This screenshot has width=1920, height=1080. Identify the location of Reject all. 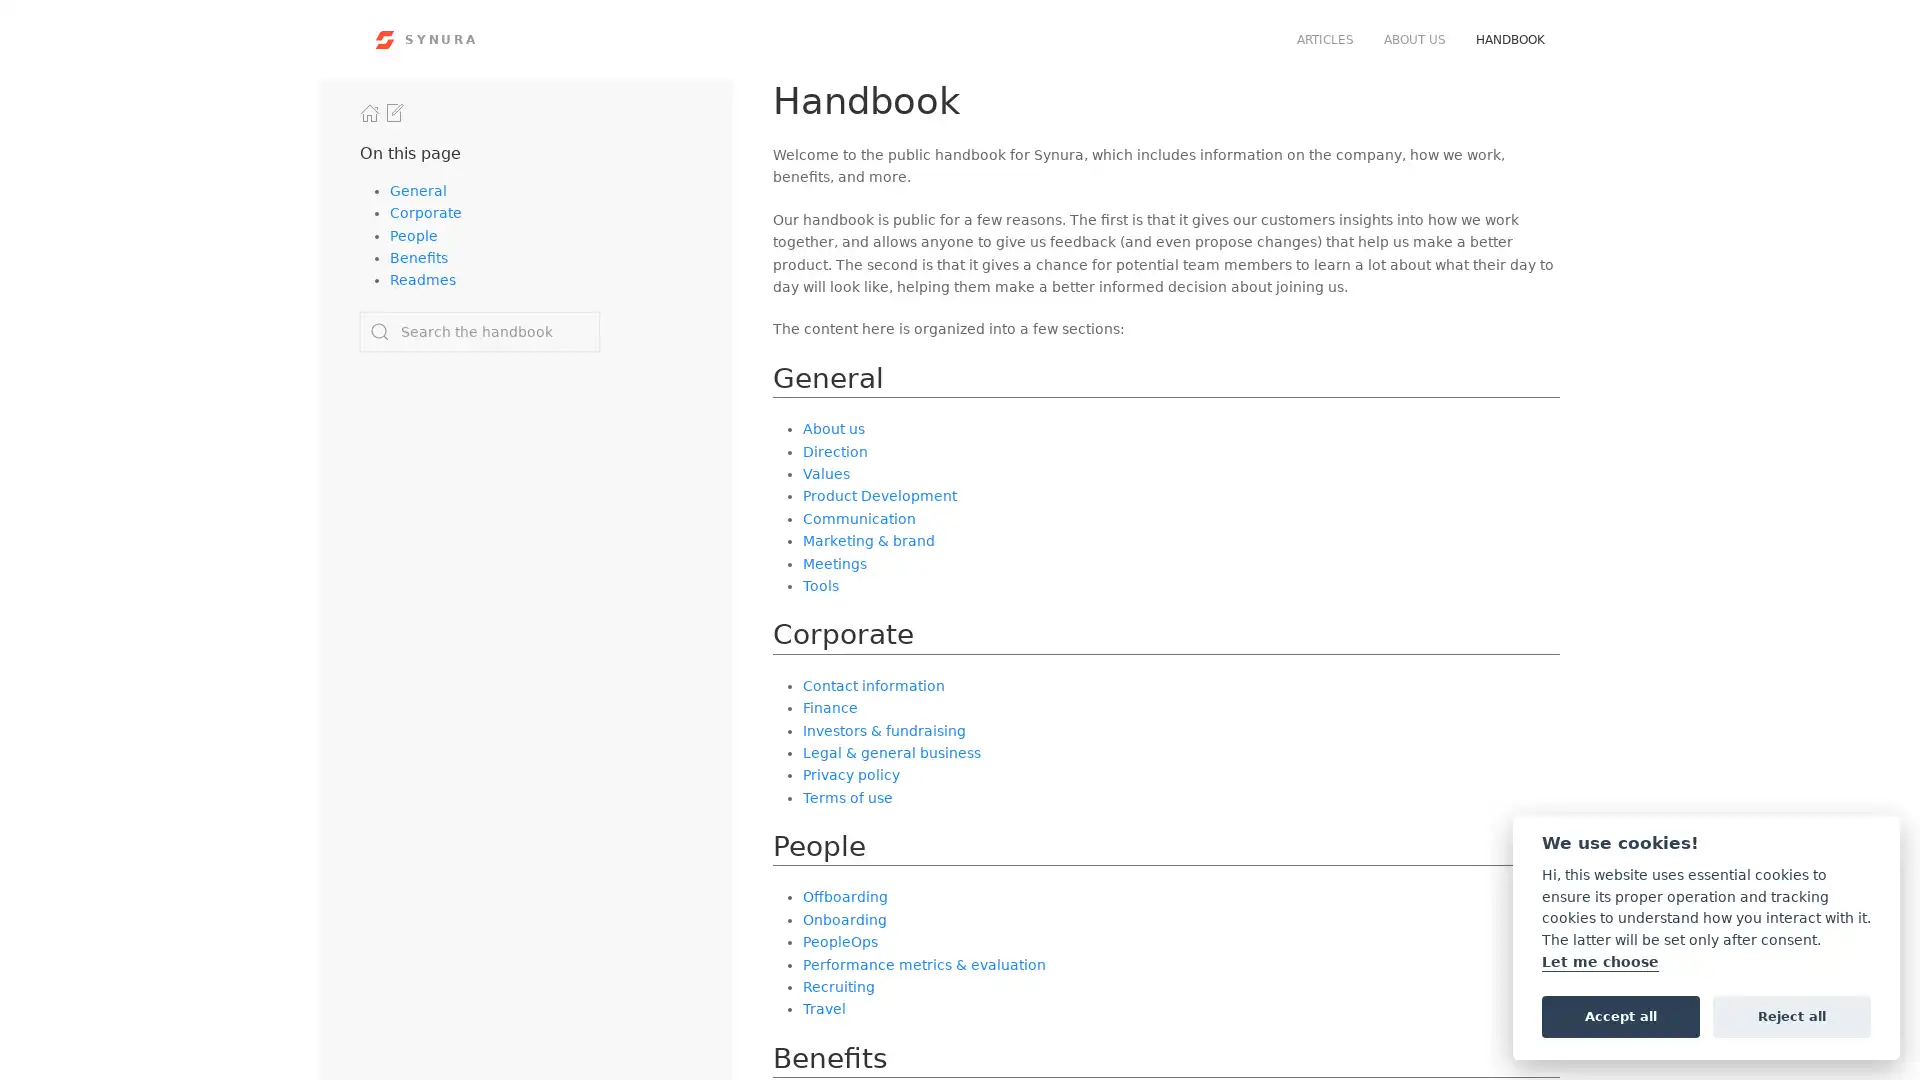
(1791, 1015).